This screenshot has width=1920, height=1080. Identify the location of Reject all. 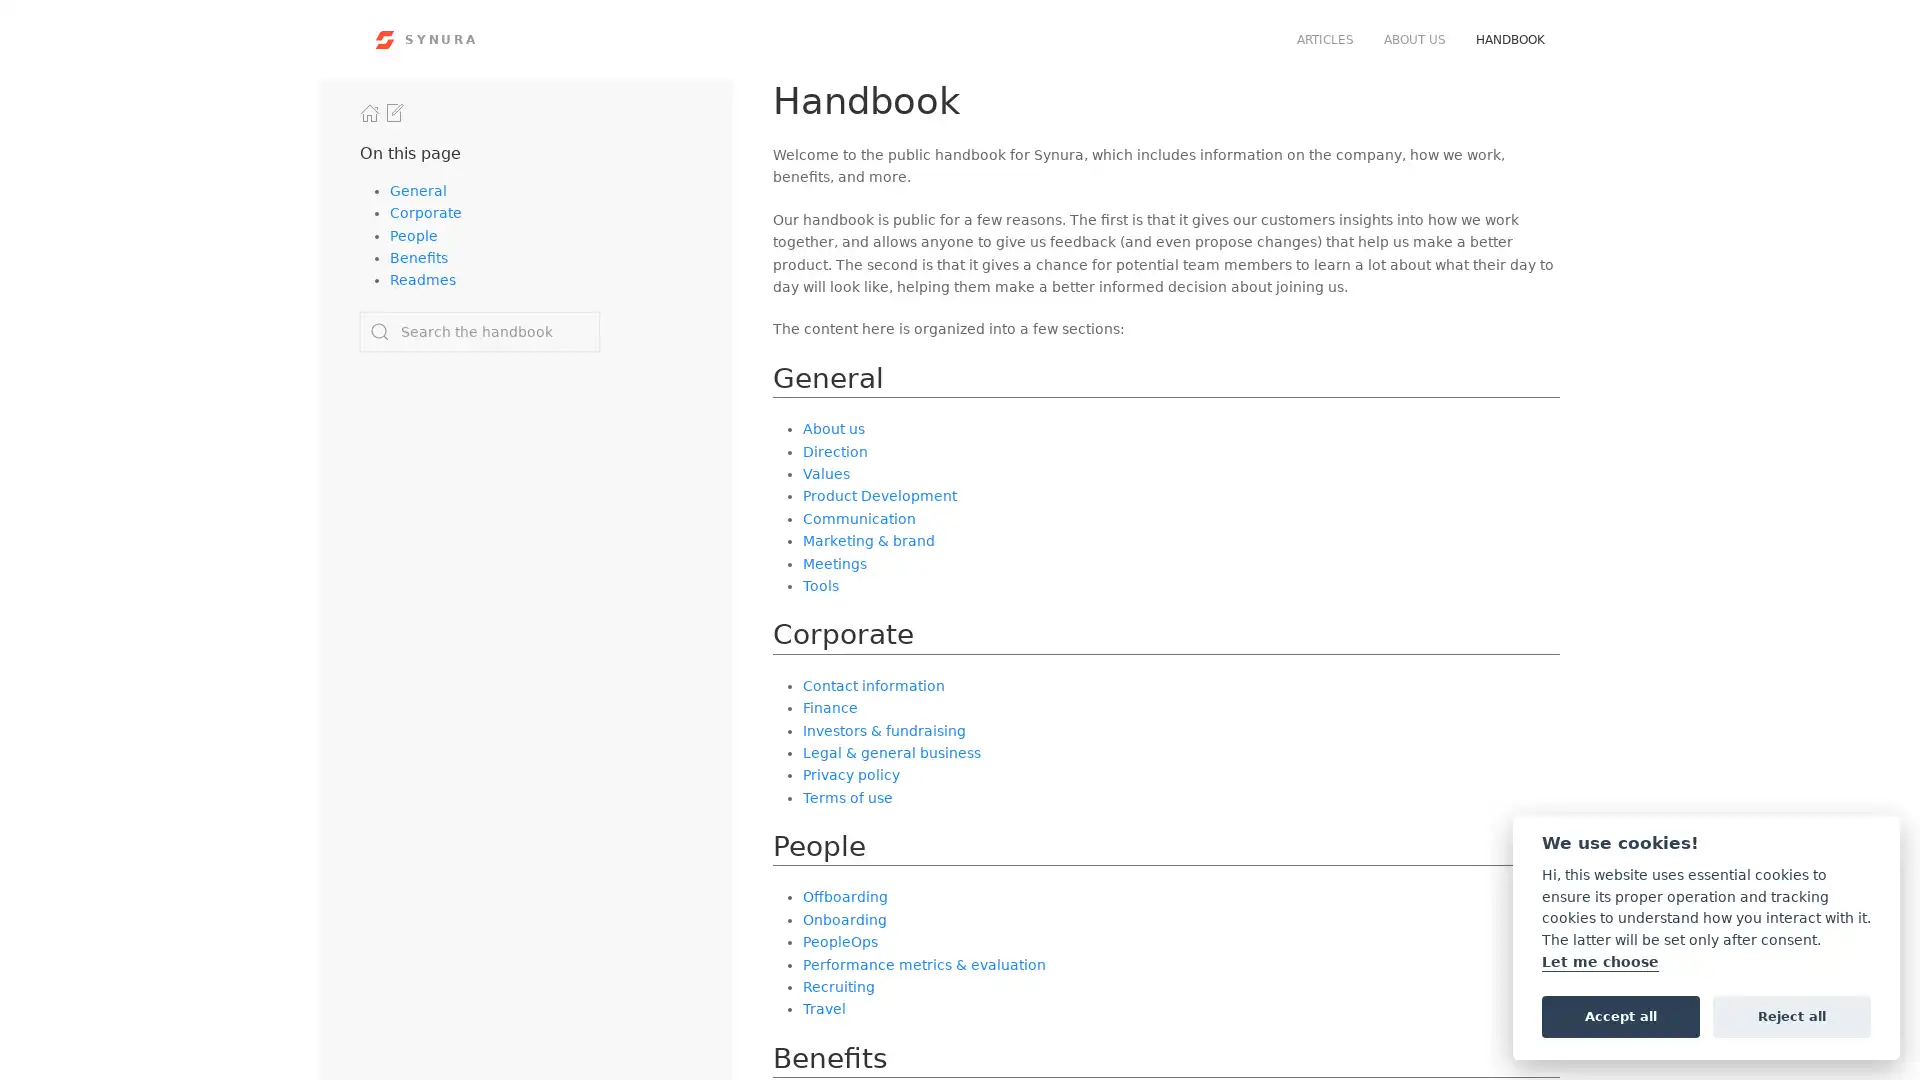
(1791, 1015).